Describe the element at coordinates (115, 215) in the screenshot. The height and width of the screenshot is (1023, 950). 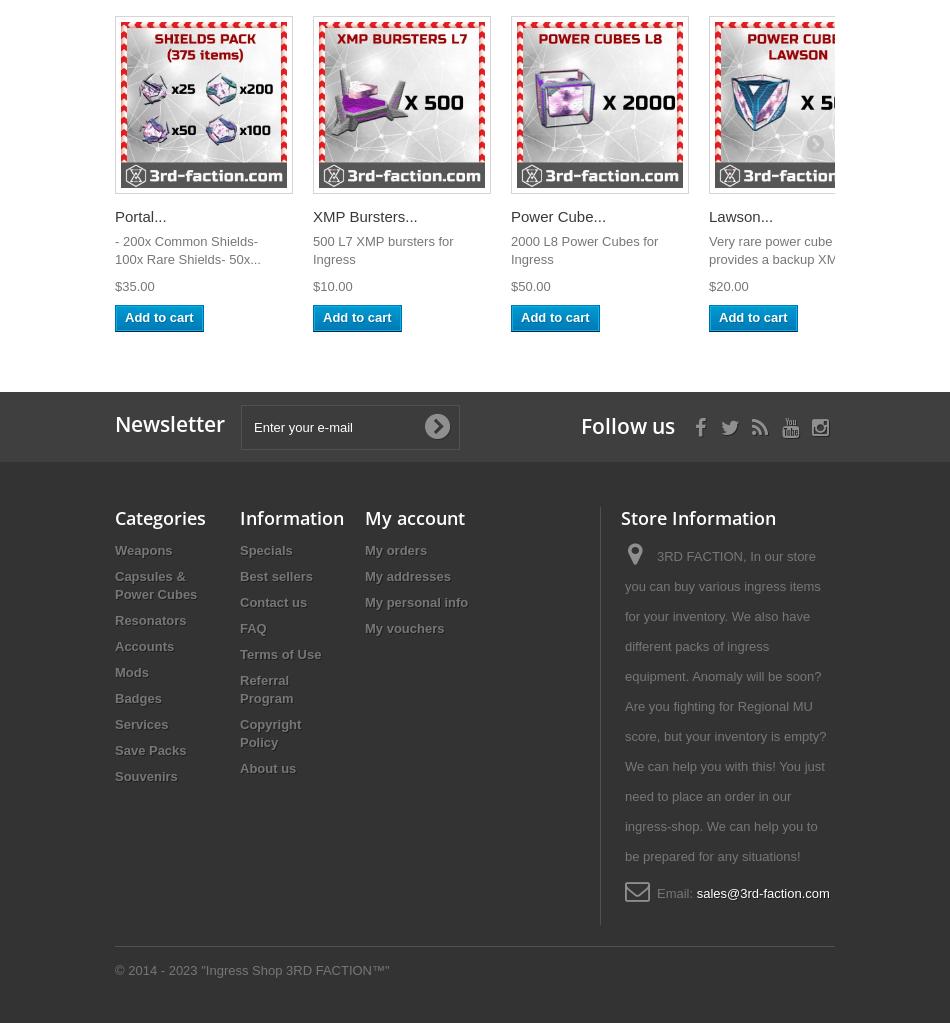
I see `'Portal...'` at that location.